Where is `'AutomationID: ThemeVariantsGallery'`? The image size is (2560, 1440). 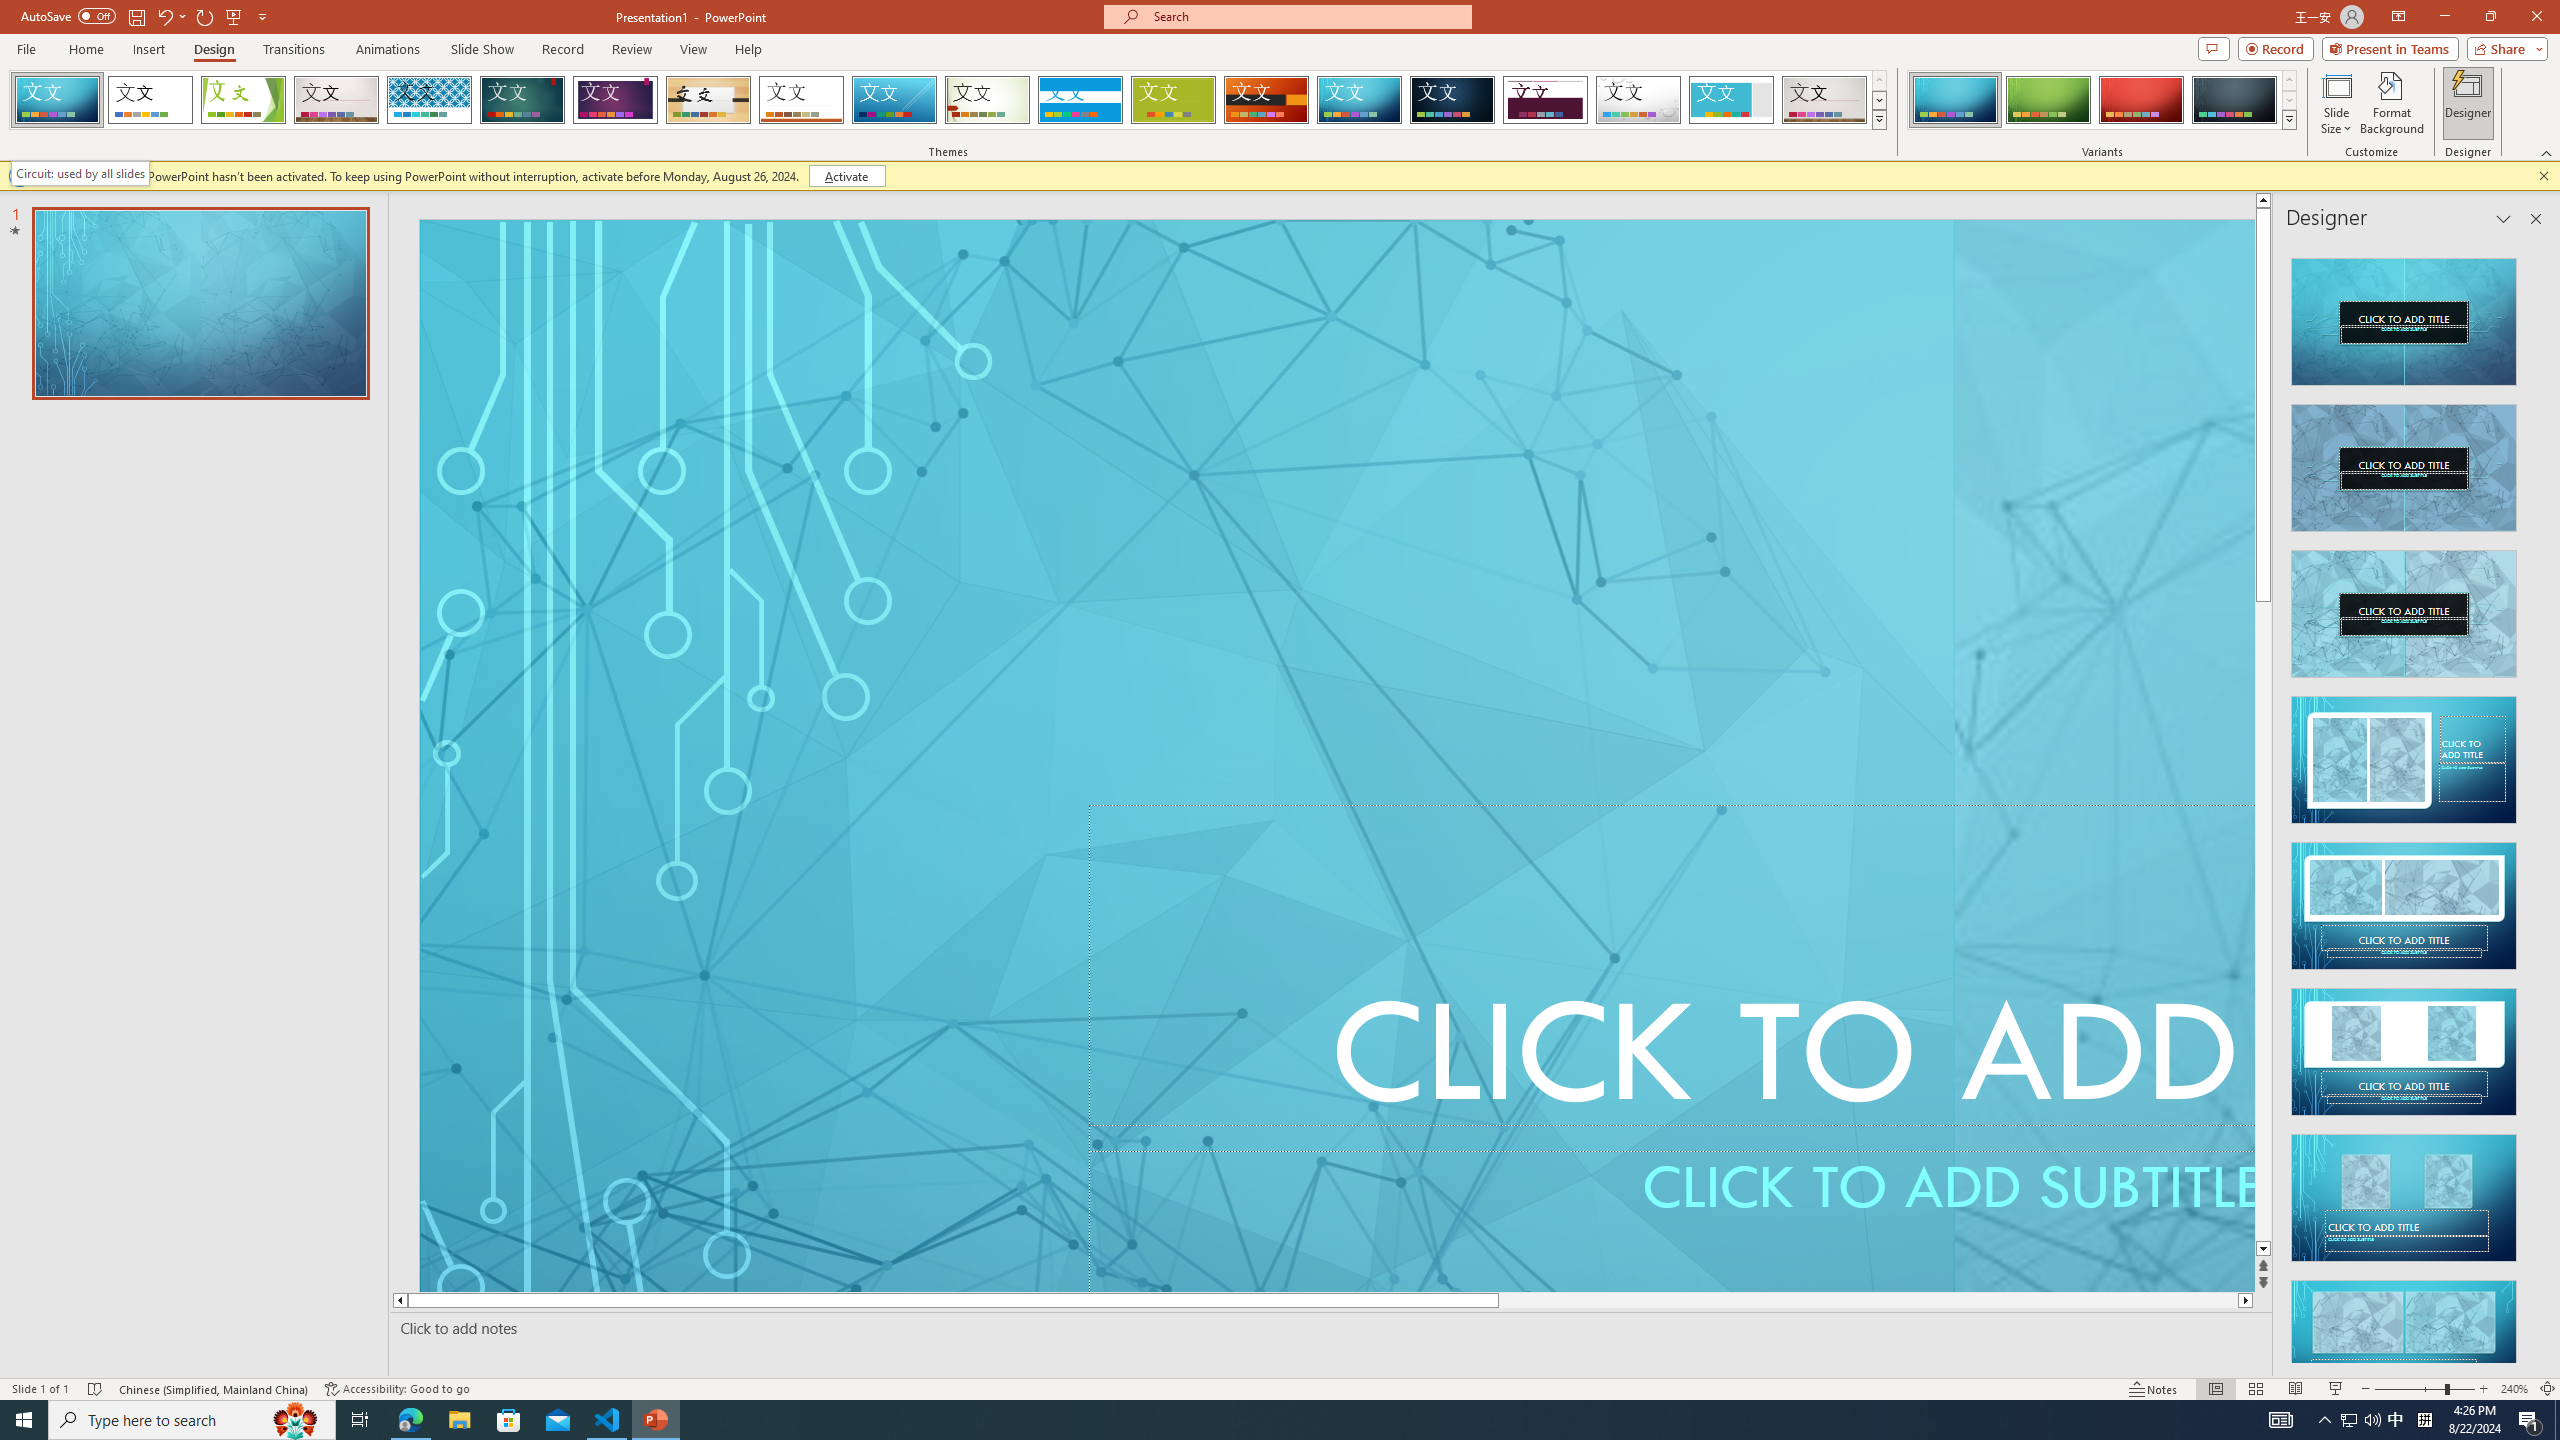 'AutomationID: ThemeVariantsGallery' is located at coordinates (2103, 99).